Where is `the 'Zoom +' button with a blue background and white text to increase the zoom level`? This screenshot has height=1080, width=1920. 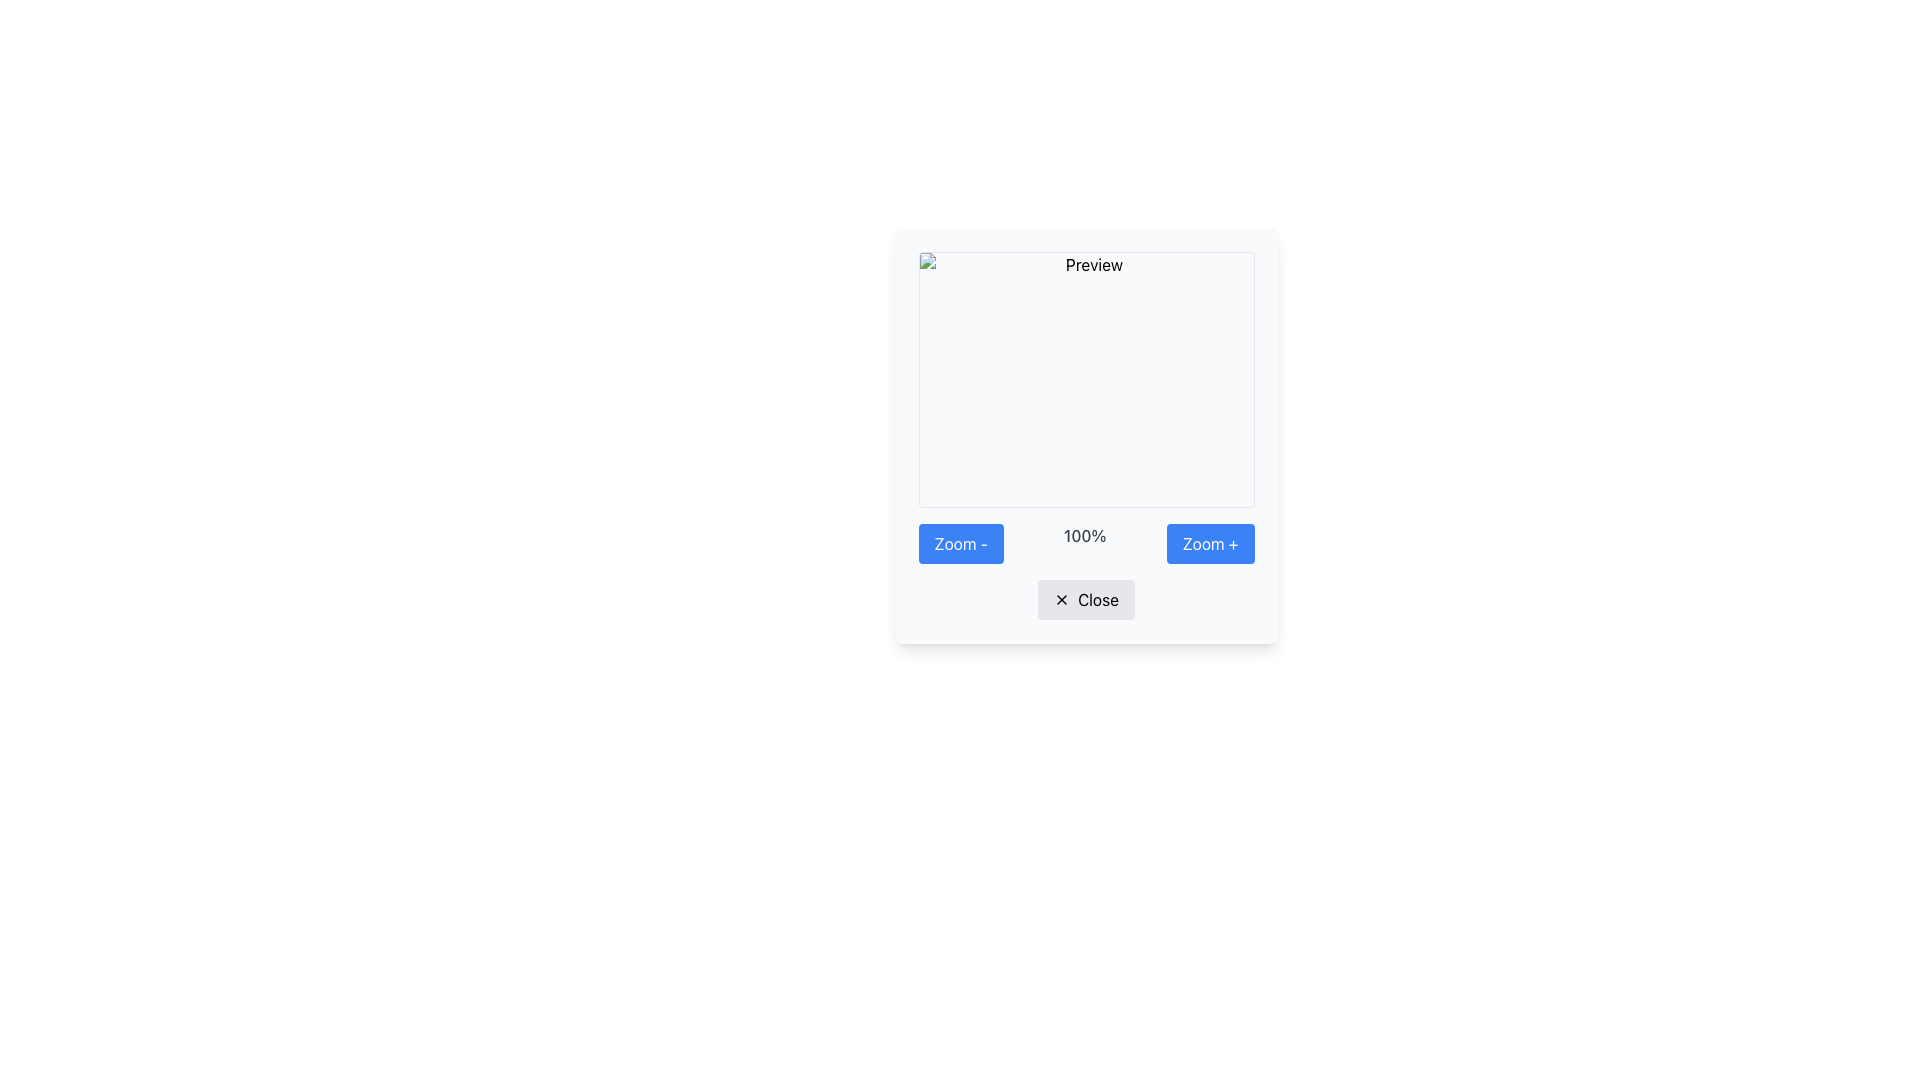
the 'Zoom +' button with a blue background and white text to increase the zoom level is located at coordinates (1209, 543).